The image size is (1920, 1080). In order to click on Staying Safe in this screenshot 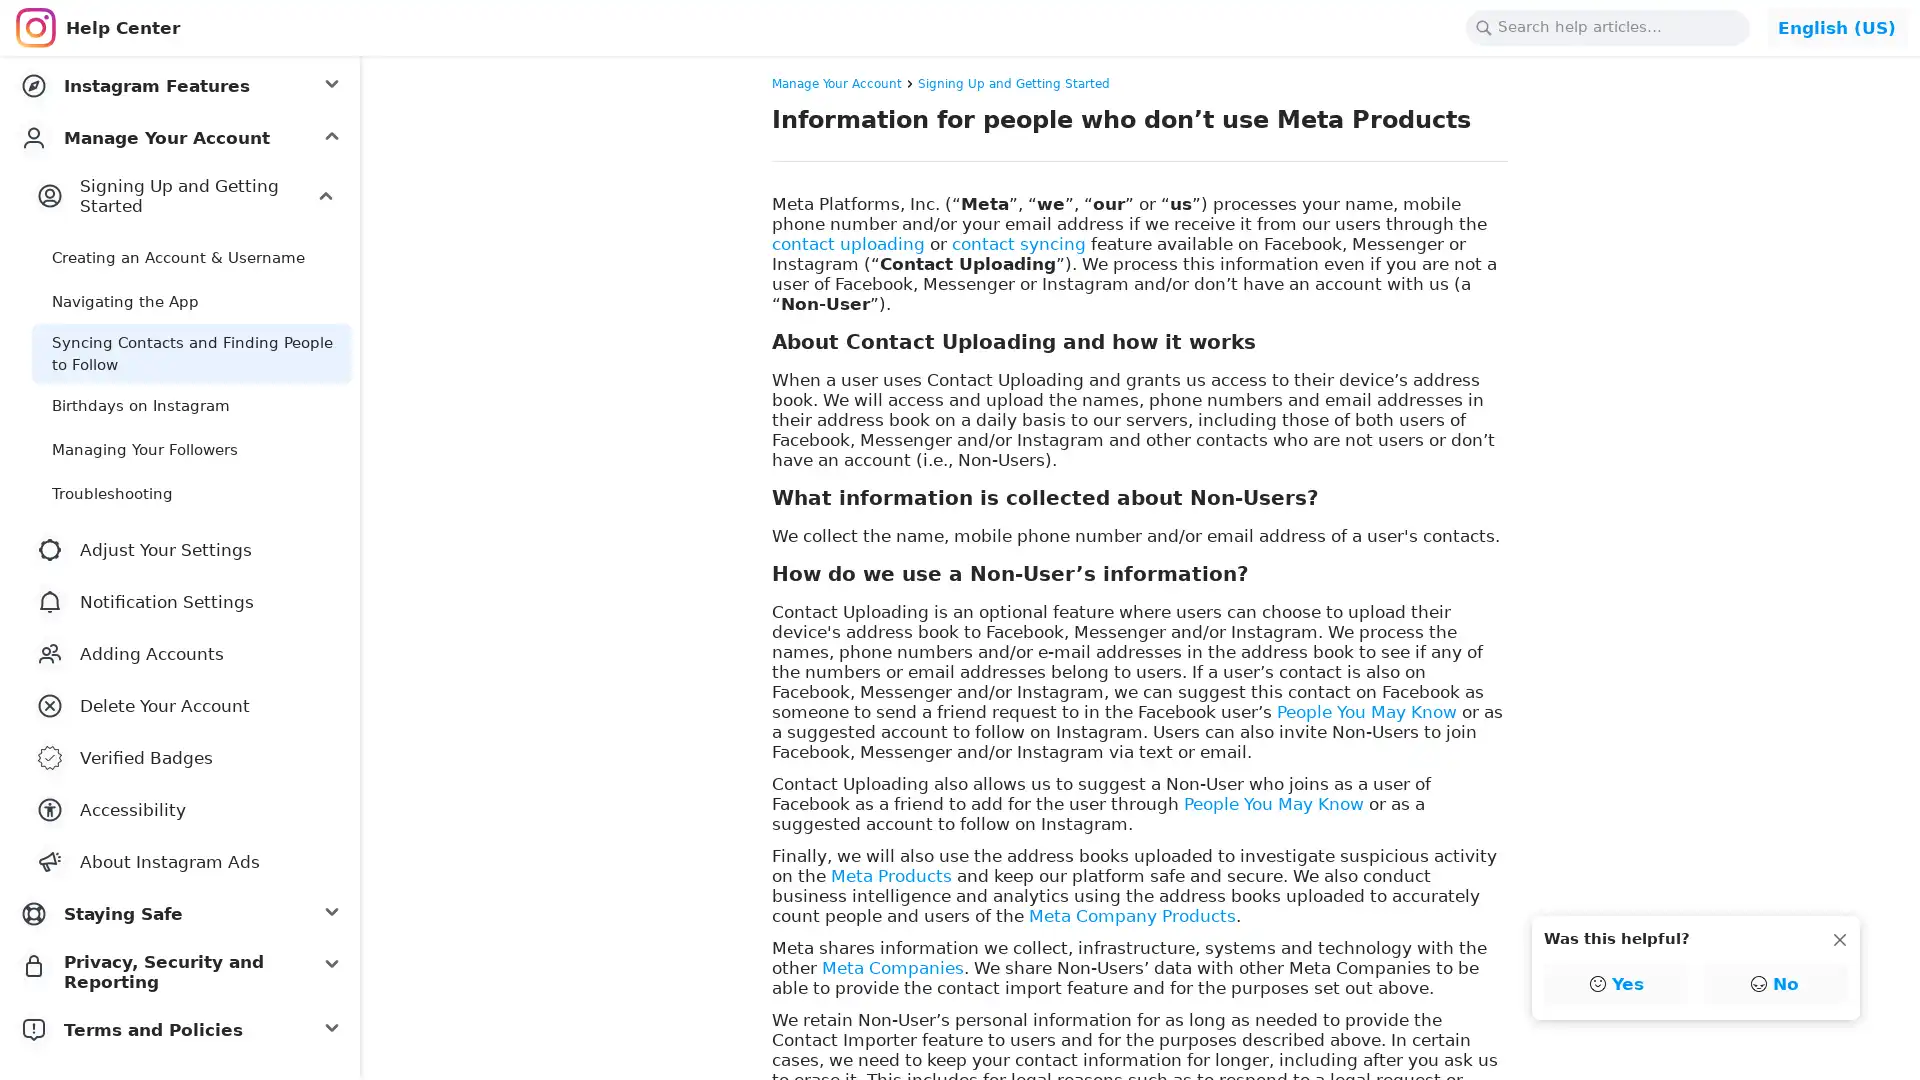, I will do `click(180, 913)`.